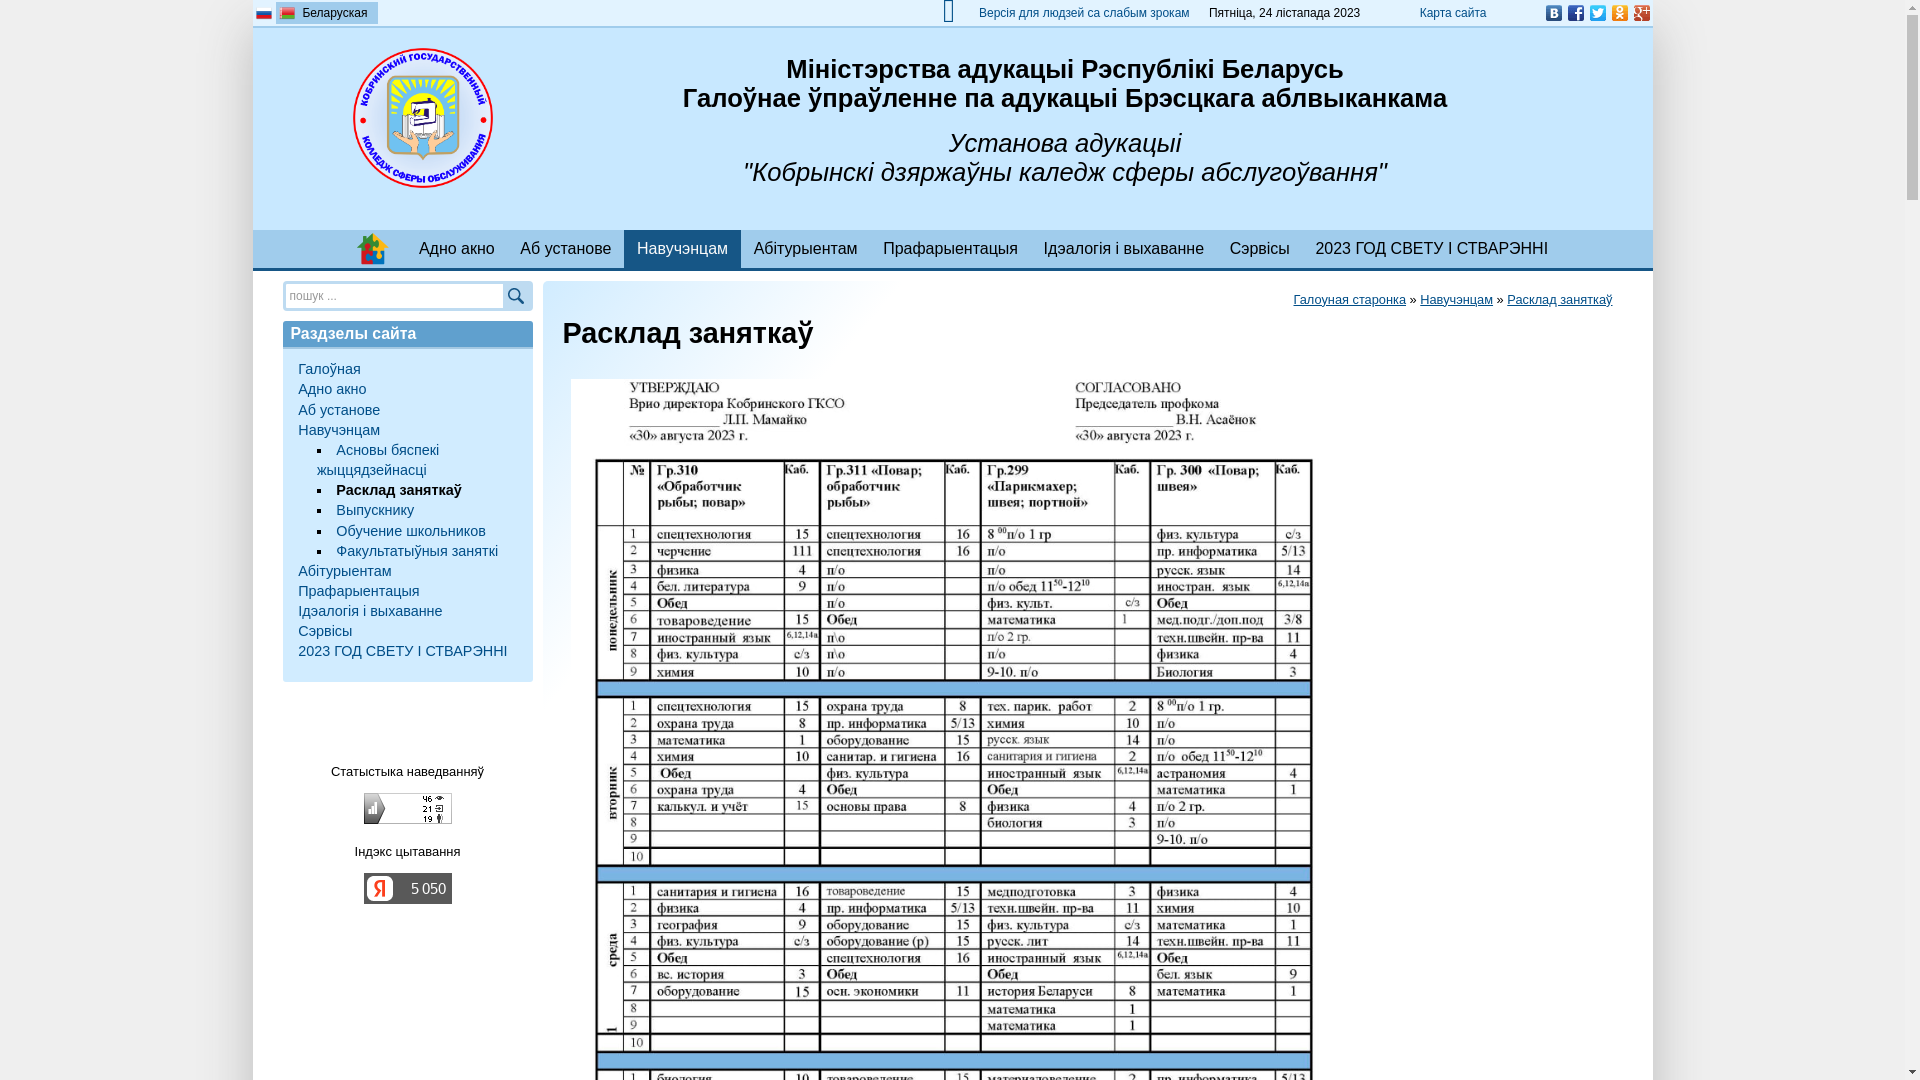 The height and width of the screenshot is (1080, 1920). I want to click on 'Google Plus', so click(1641, 12).